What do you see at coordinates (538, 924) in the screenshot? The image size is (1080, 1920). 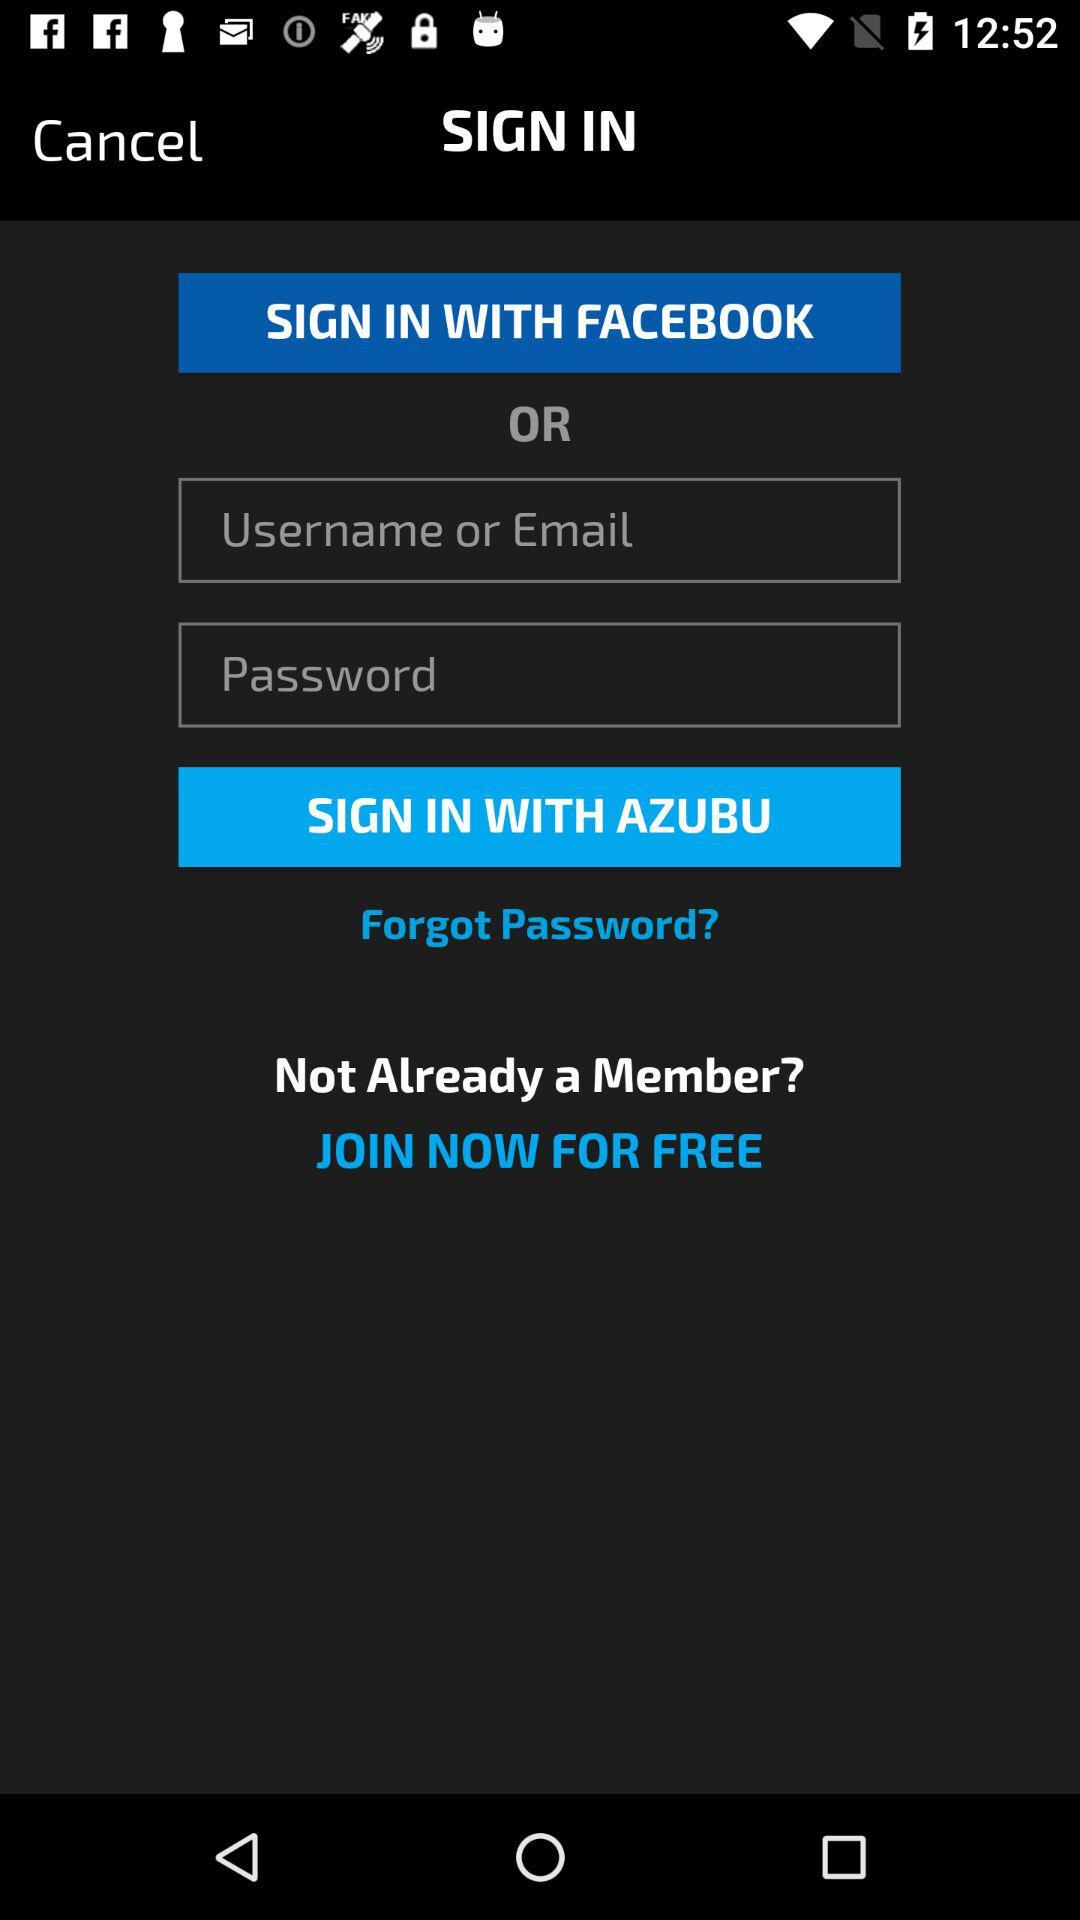 I see `the forgot password?` at bounding box center [538, 924].